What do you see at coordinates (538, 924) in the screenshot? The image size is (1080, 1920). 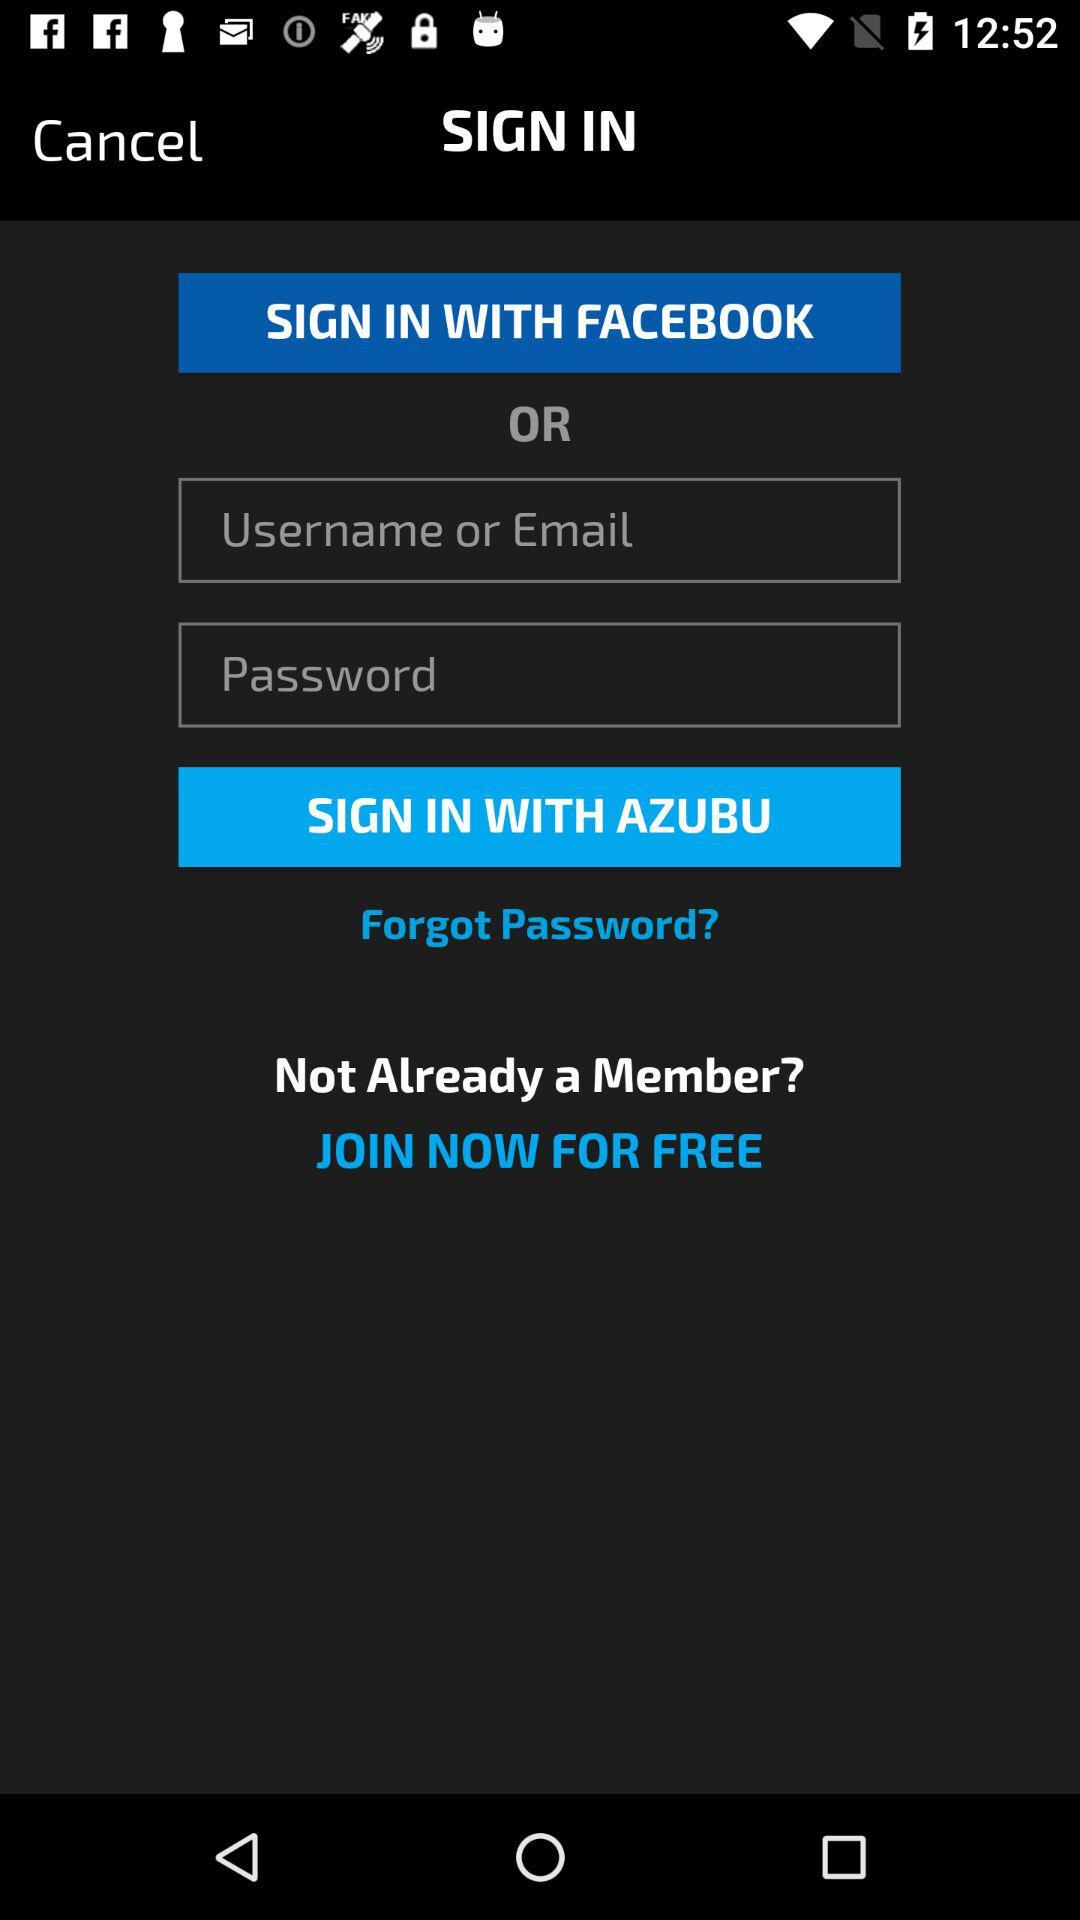 I see `the forgot password?` at bounding box center [538, 924].